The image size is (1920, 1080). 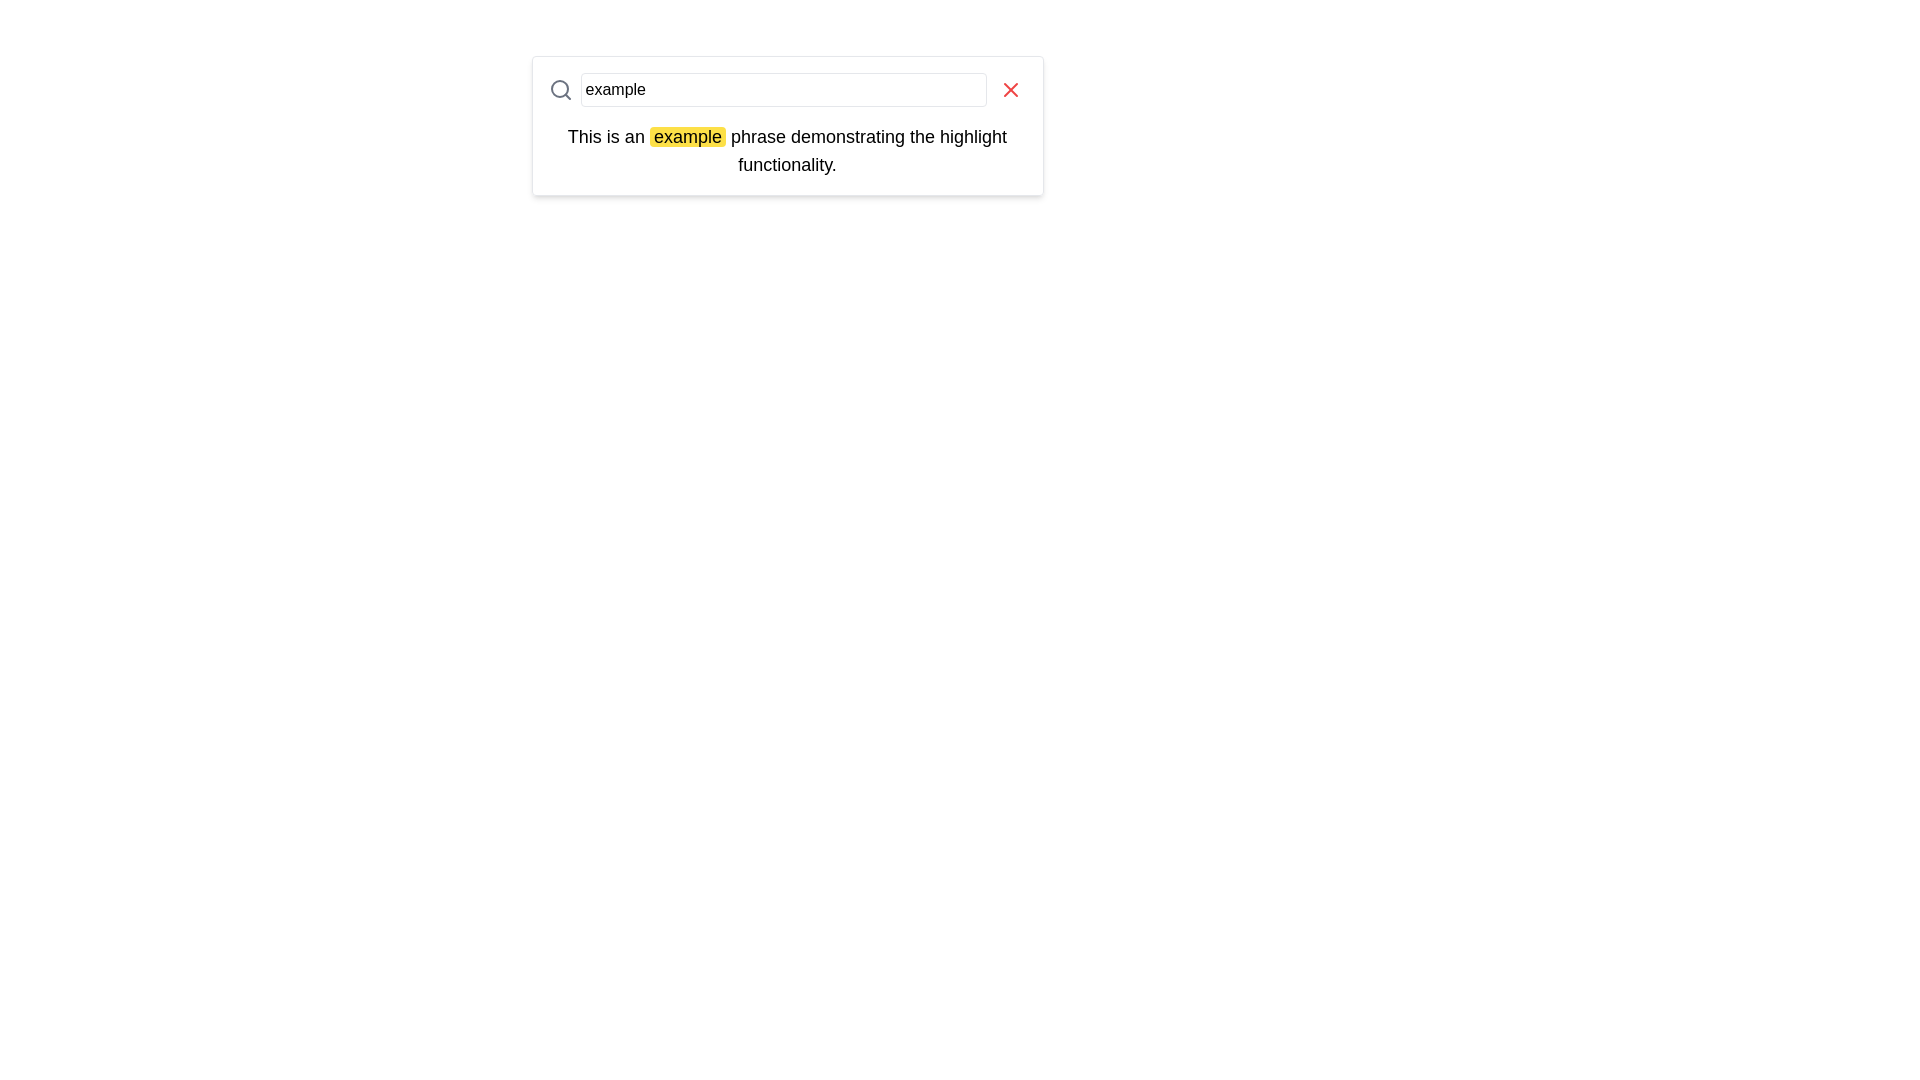 What do you see at coordinates (687, 136) in the screenshot?
I see `the highlighted text 'example' with a yellow background and black text` at bounding box center [687, 136].